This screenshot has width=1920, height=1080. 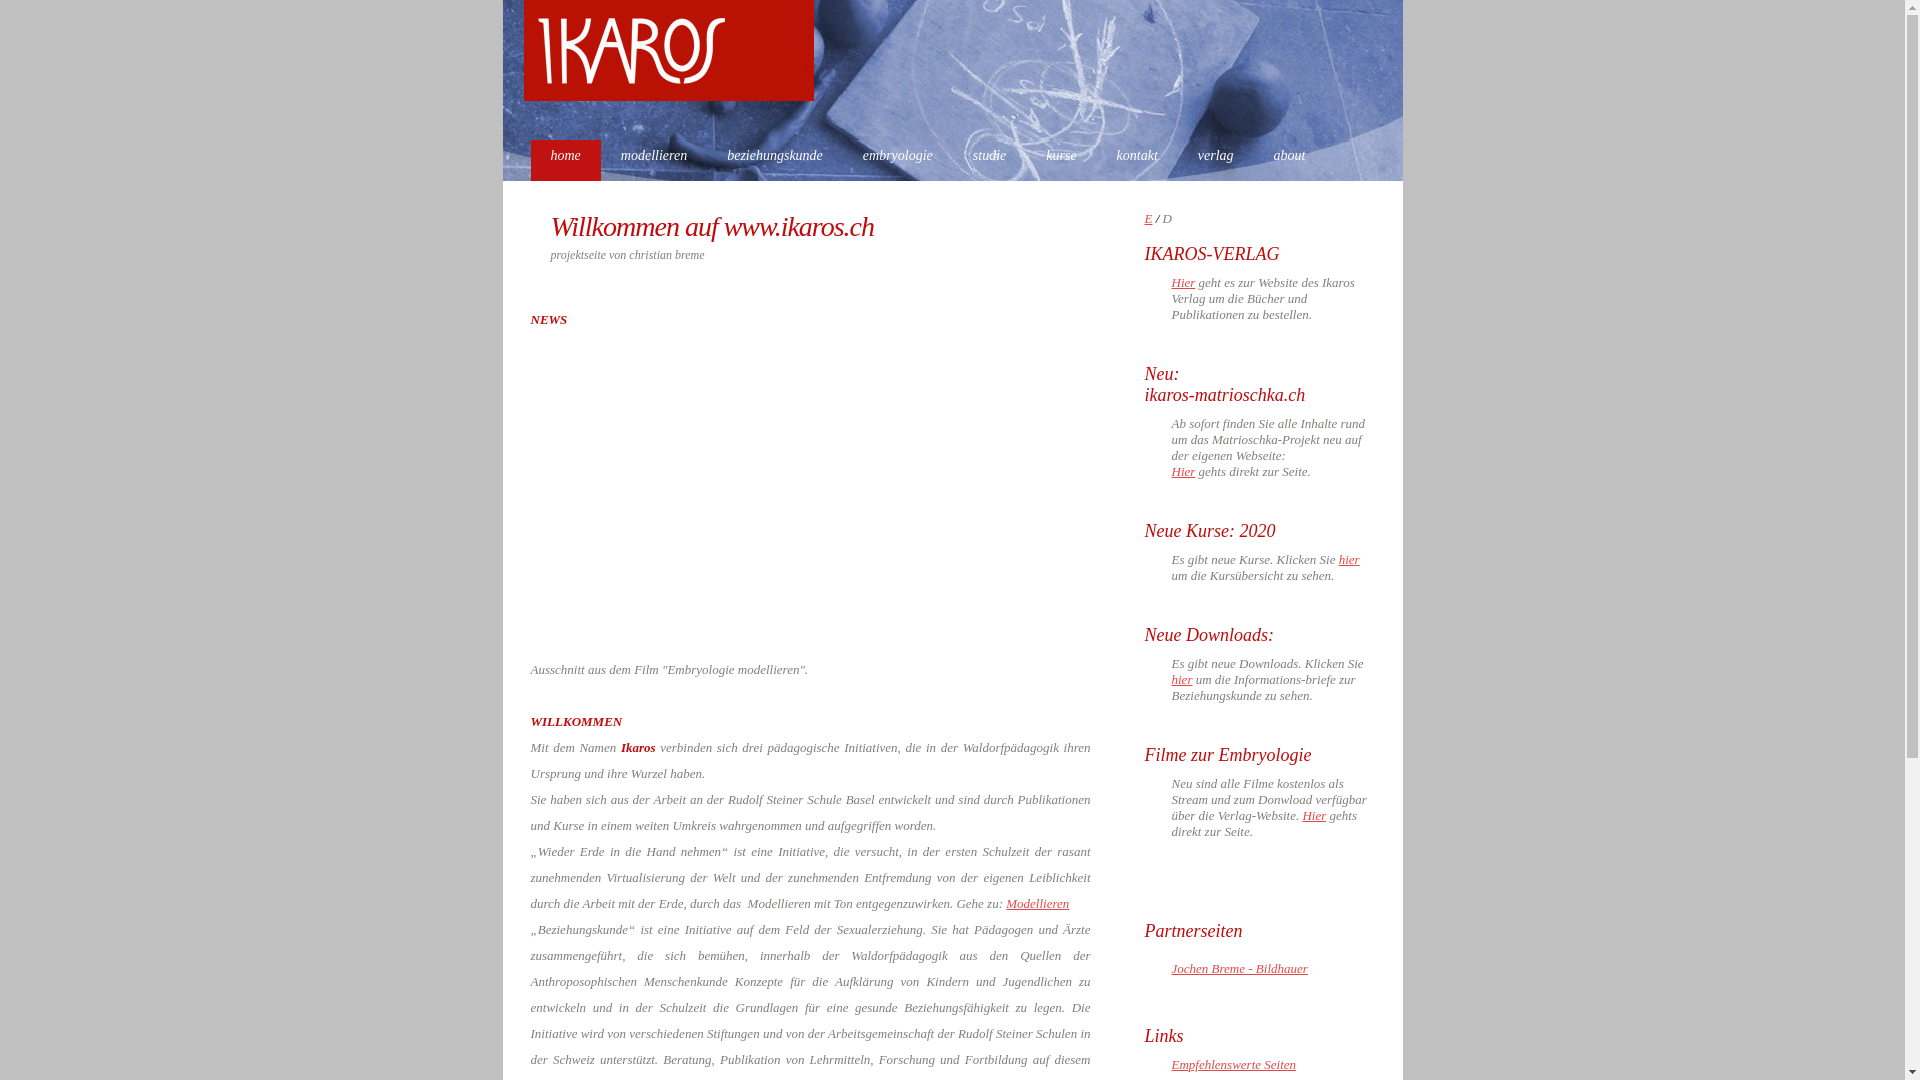 I want to click on 'kontakt', so click(x=1137, y=159).